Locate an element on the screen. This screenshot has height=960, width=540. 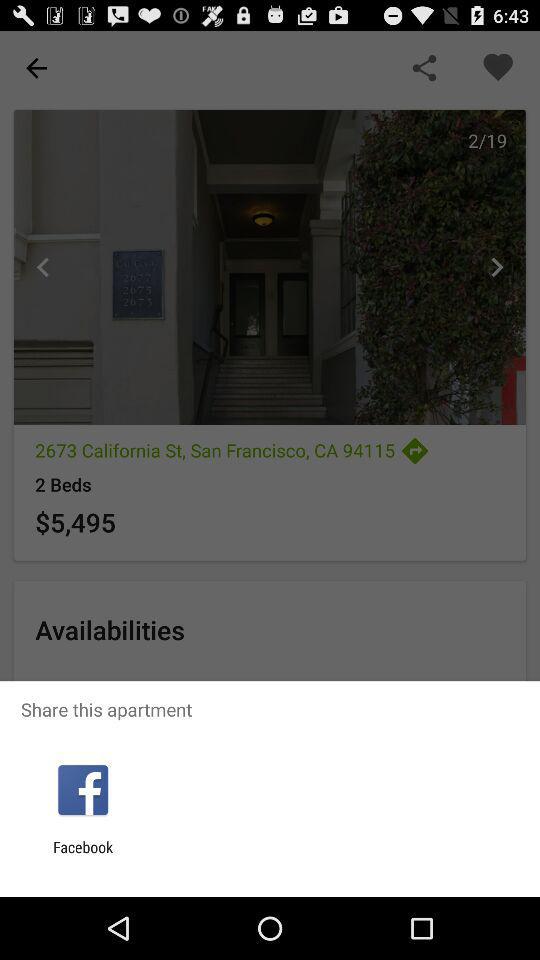
the icon above facebook icon is located at coordinates (82, 790).